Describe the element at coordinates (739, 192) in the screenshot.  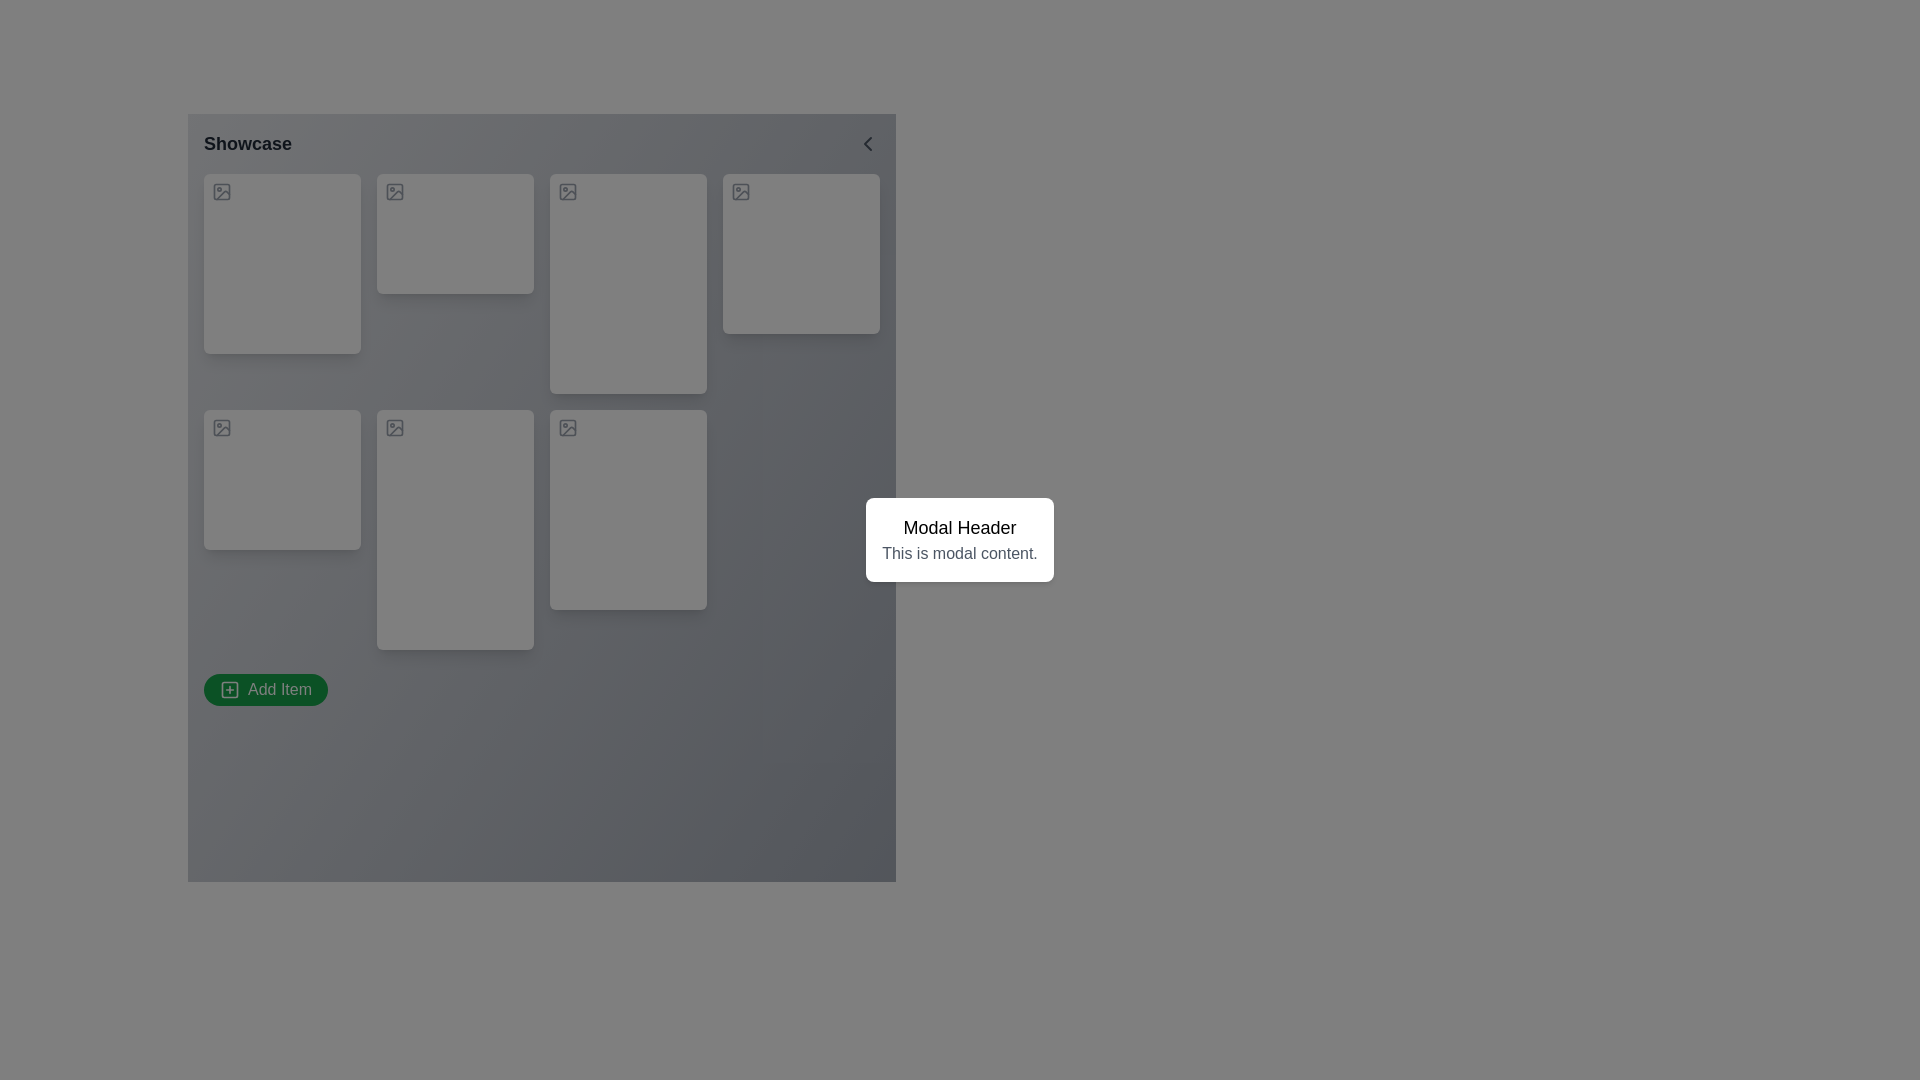
I see `the SVG graphical component that serves as a placeholder or background within the SVG graphic, located in the top left corner of its containing card` at that location.